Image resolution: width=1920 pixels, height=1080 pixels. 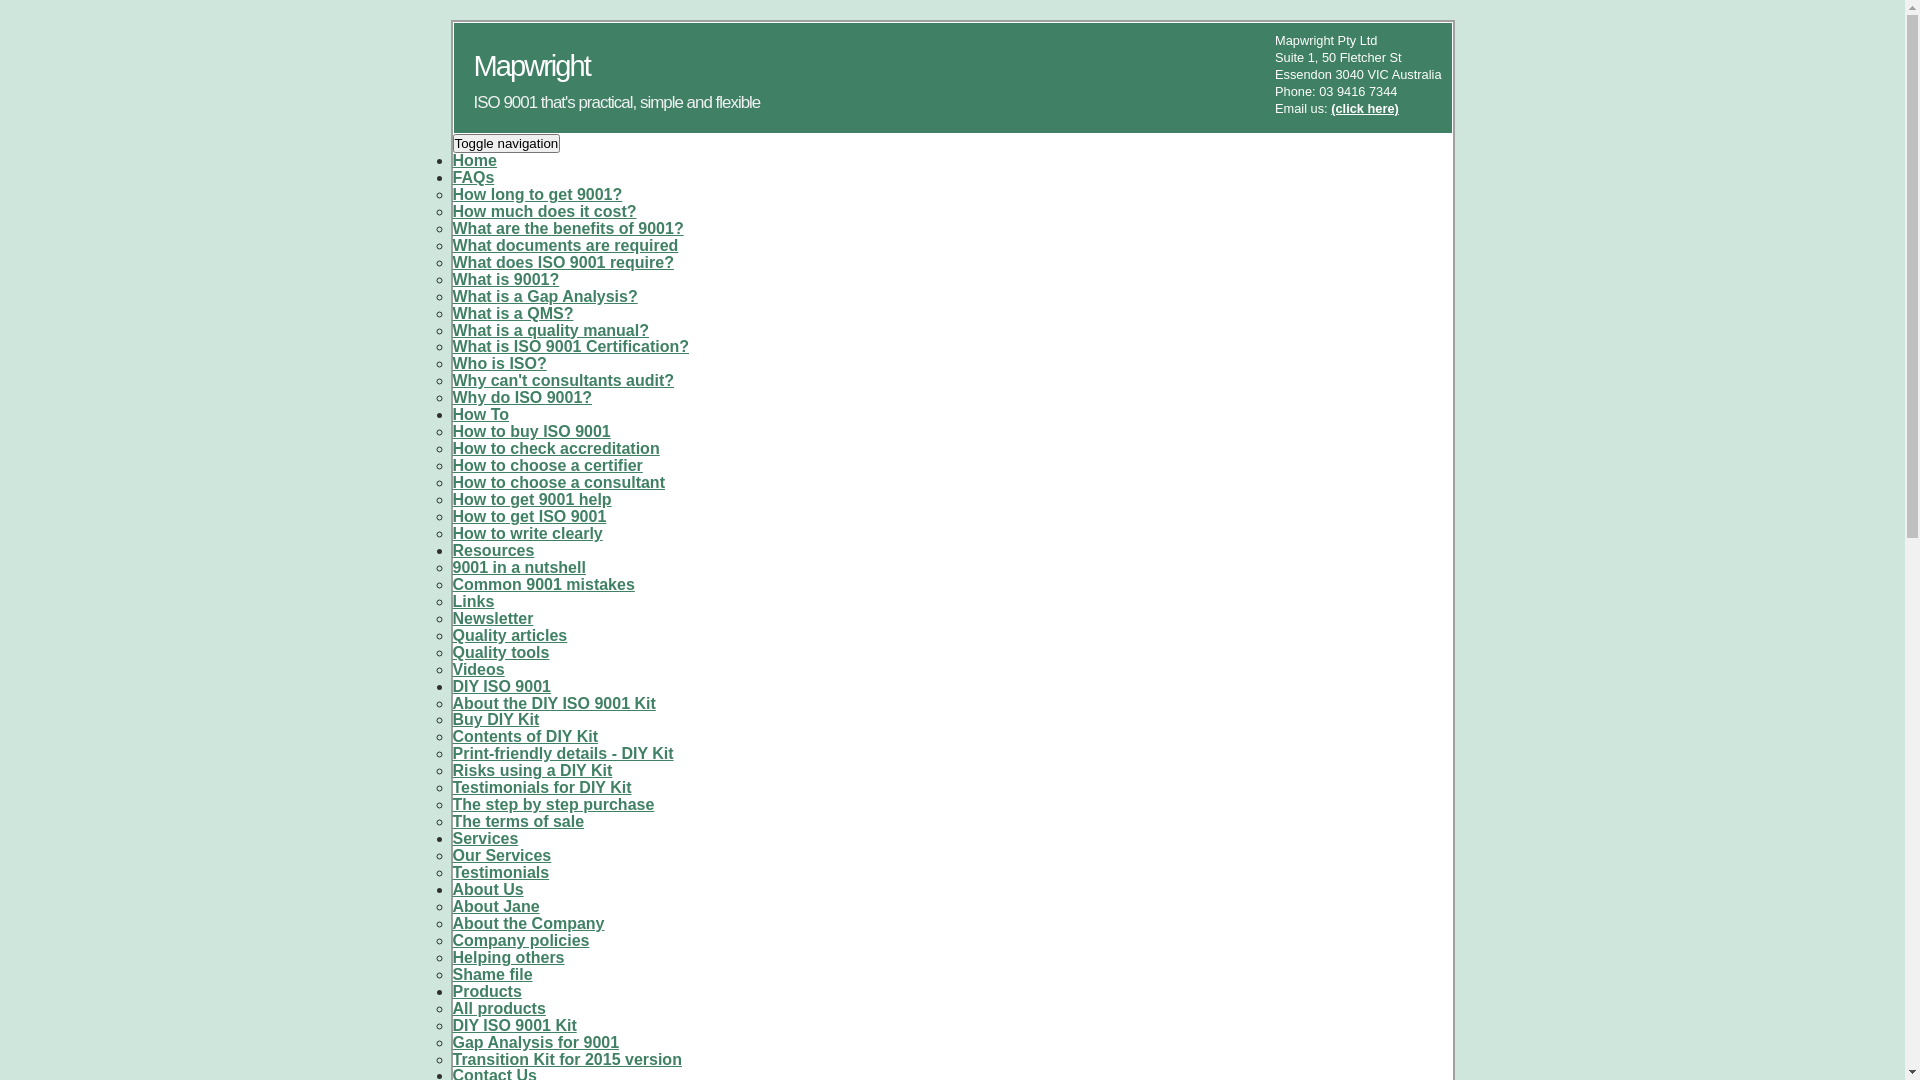 What do you see at coordinates (564, 244) in the screenshot?
I see `'What documents are required'` at bounding box center [564, 244].